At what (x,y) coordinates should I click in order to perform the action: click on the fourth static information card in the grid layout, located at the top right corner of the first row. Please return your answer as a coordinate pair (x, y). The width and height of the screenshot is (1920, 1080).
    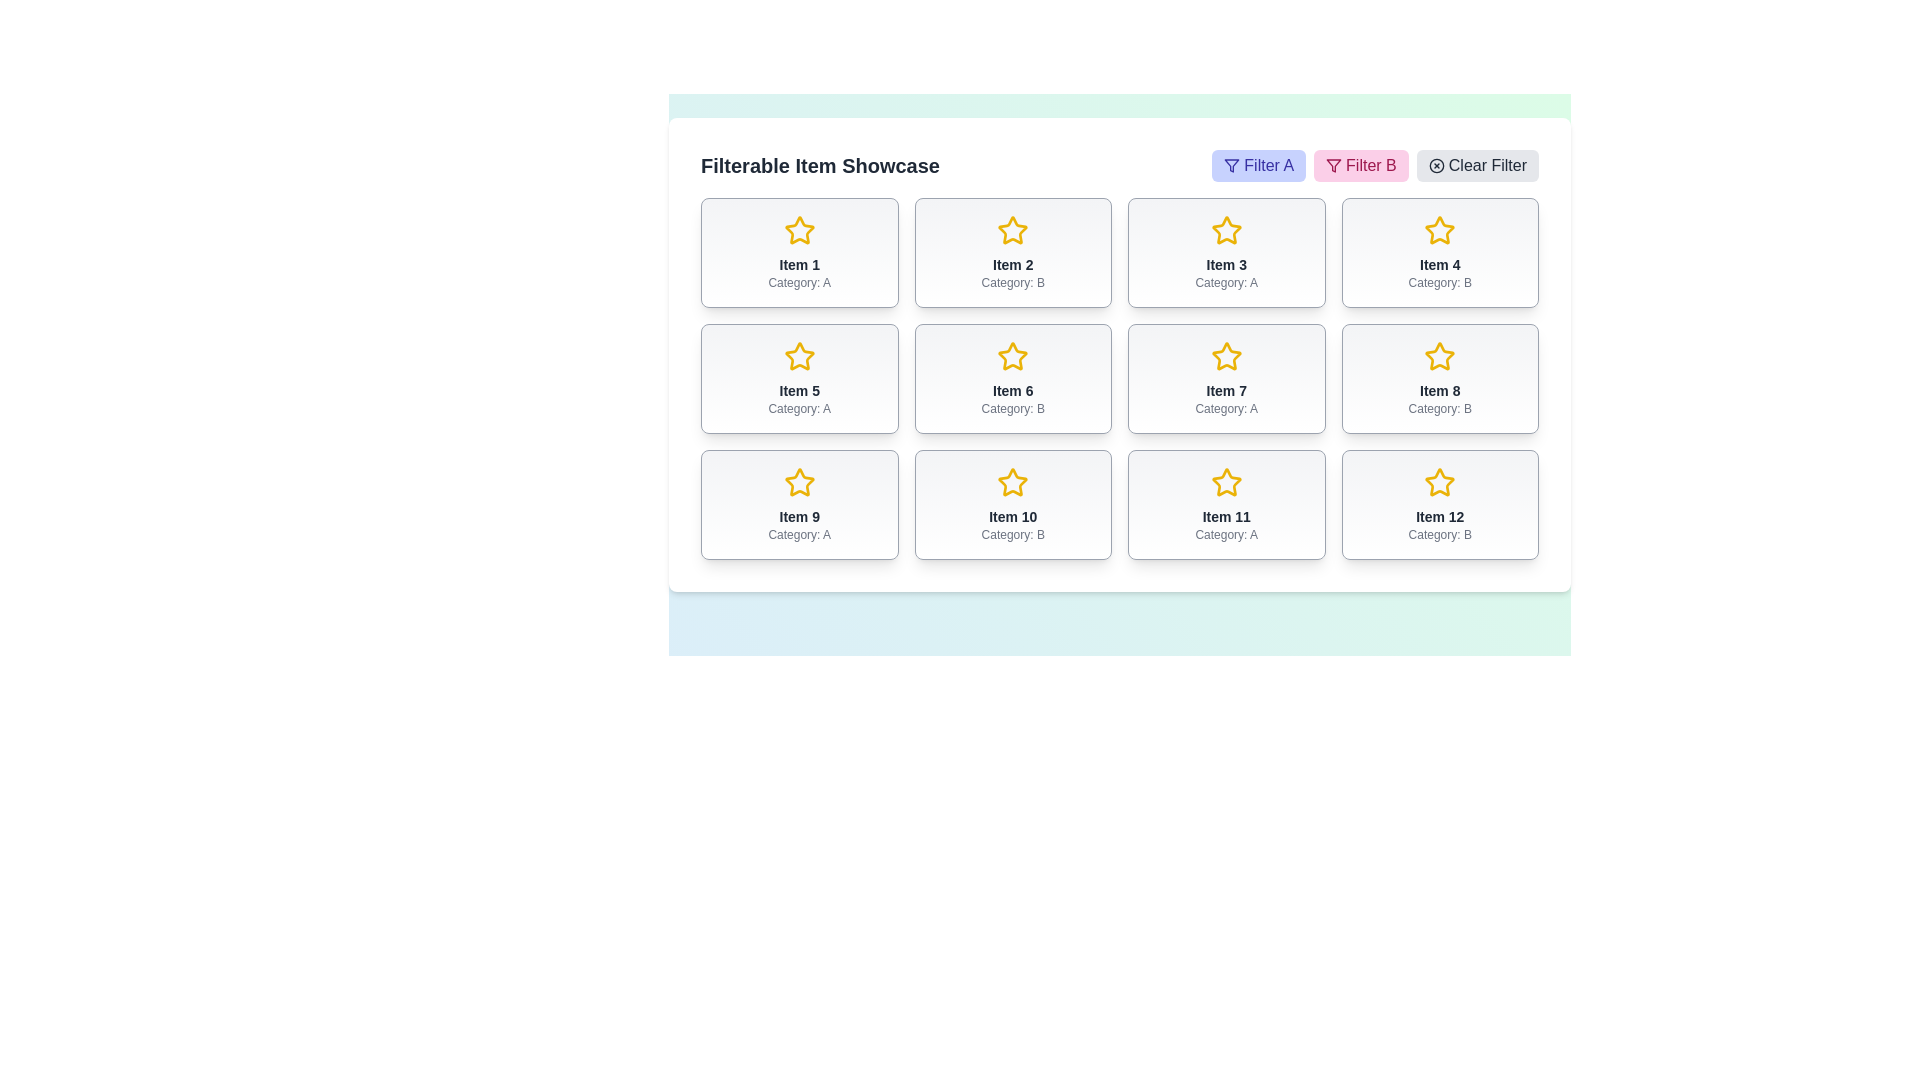
    Looking at the image, I should click on (1440, 252).